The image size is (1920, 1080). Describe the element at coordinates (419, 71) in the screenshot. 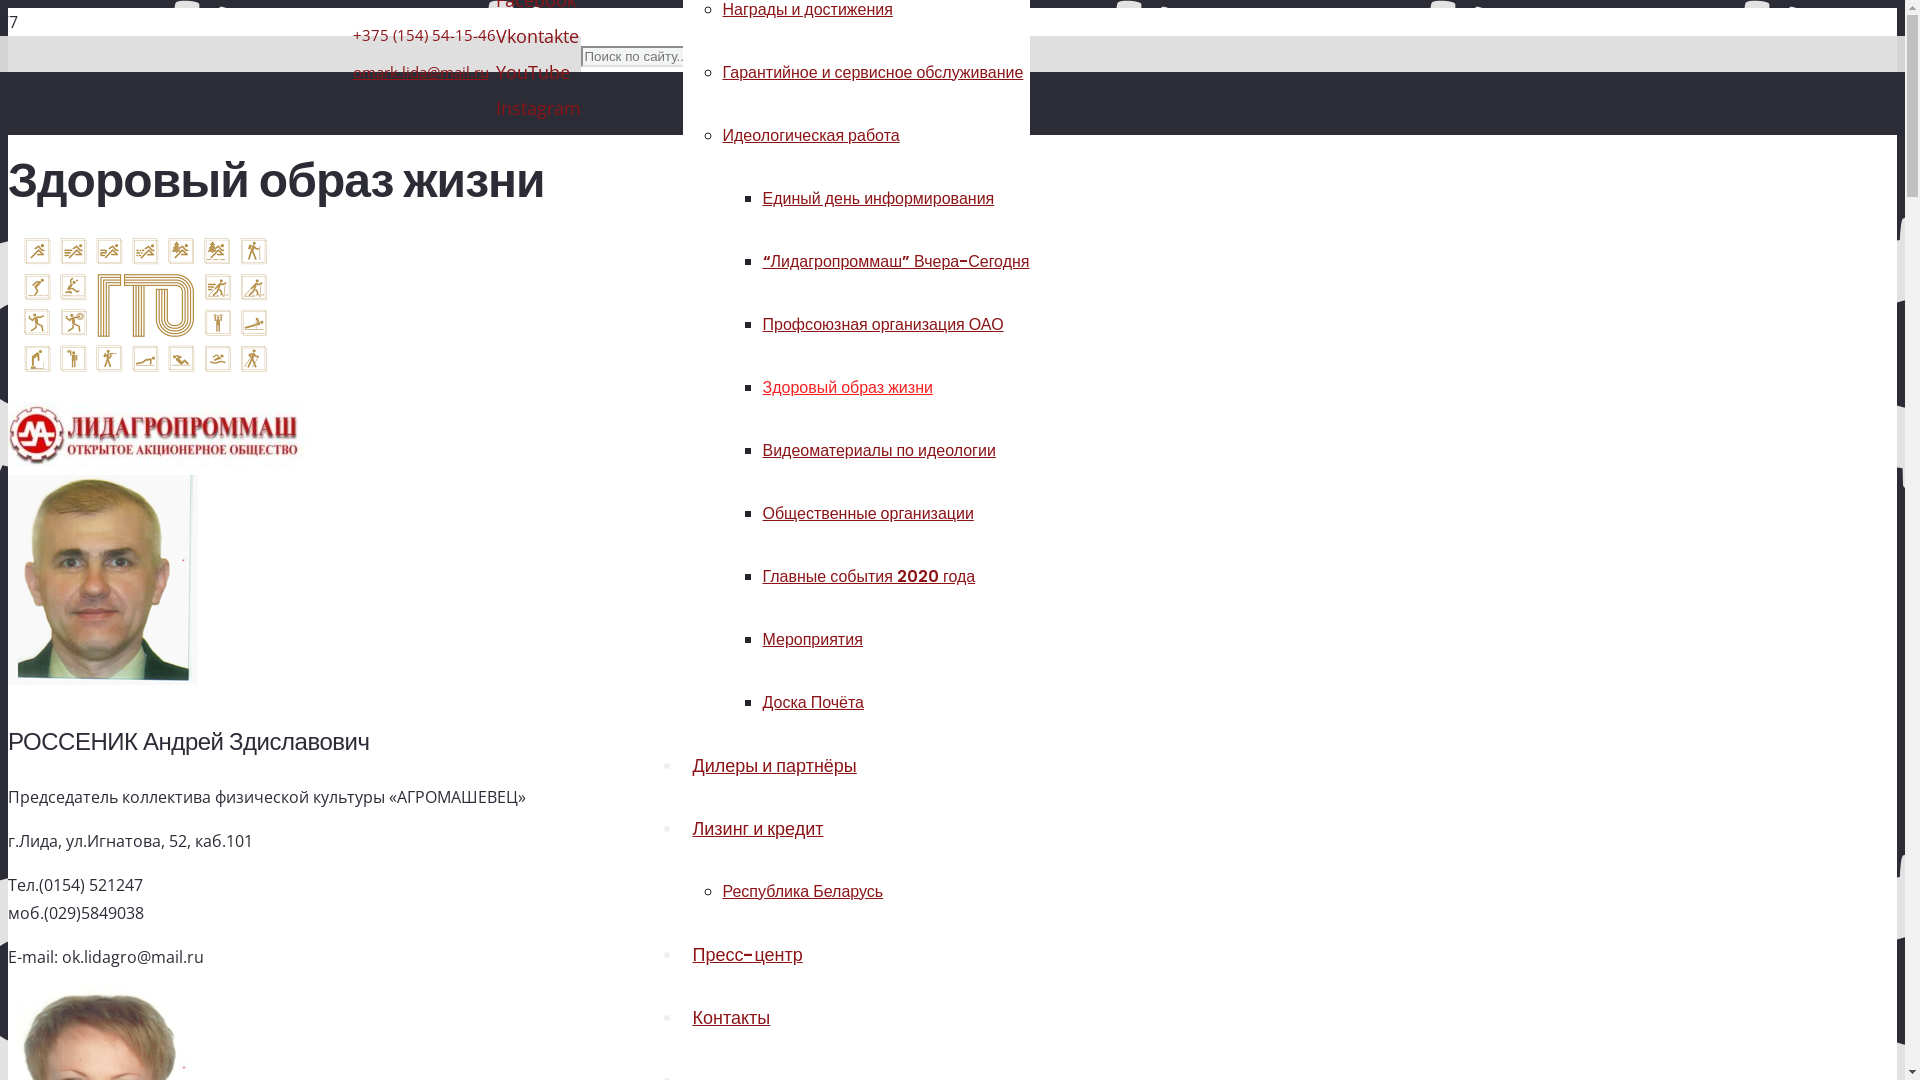

I see `'omark.lida@mail.ru'` at that location.